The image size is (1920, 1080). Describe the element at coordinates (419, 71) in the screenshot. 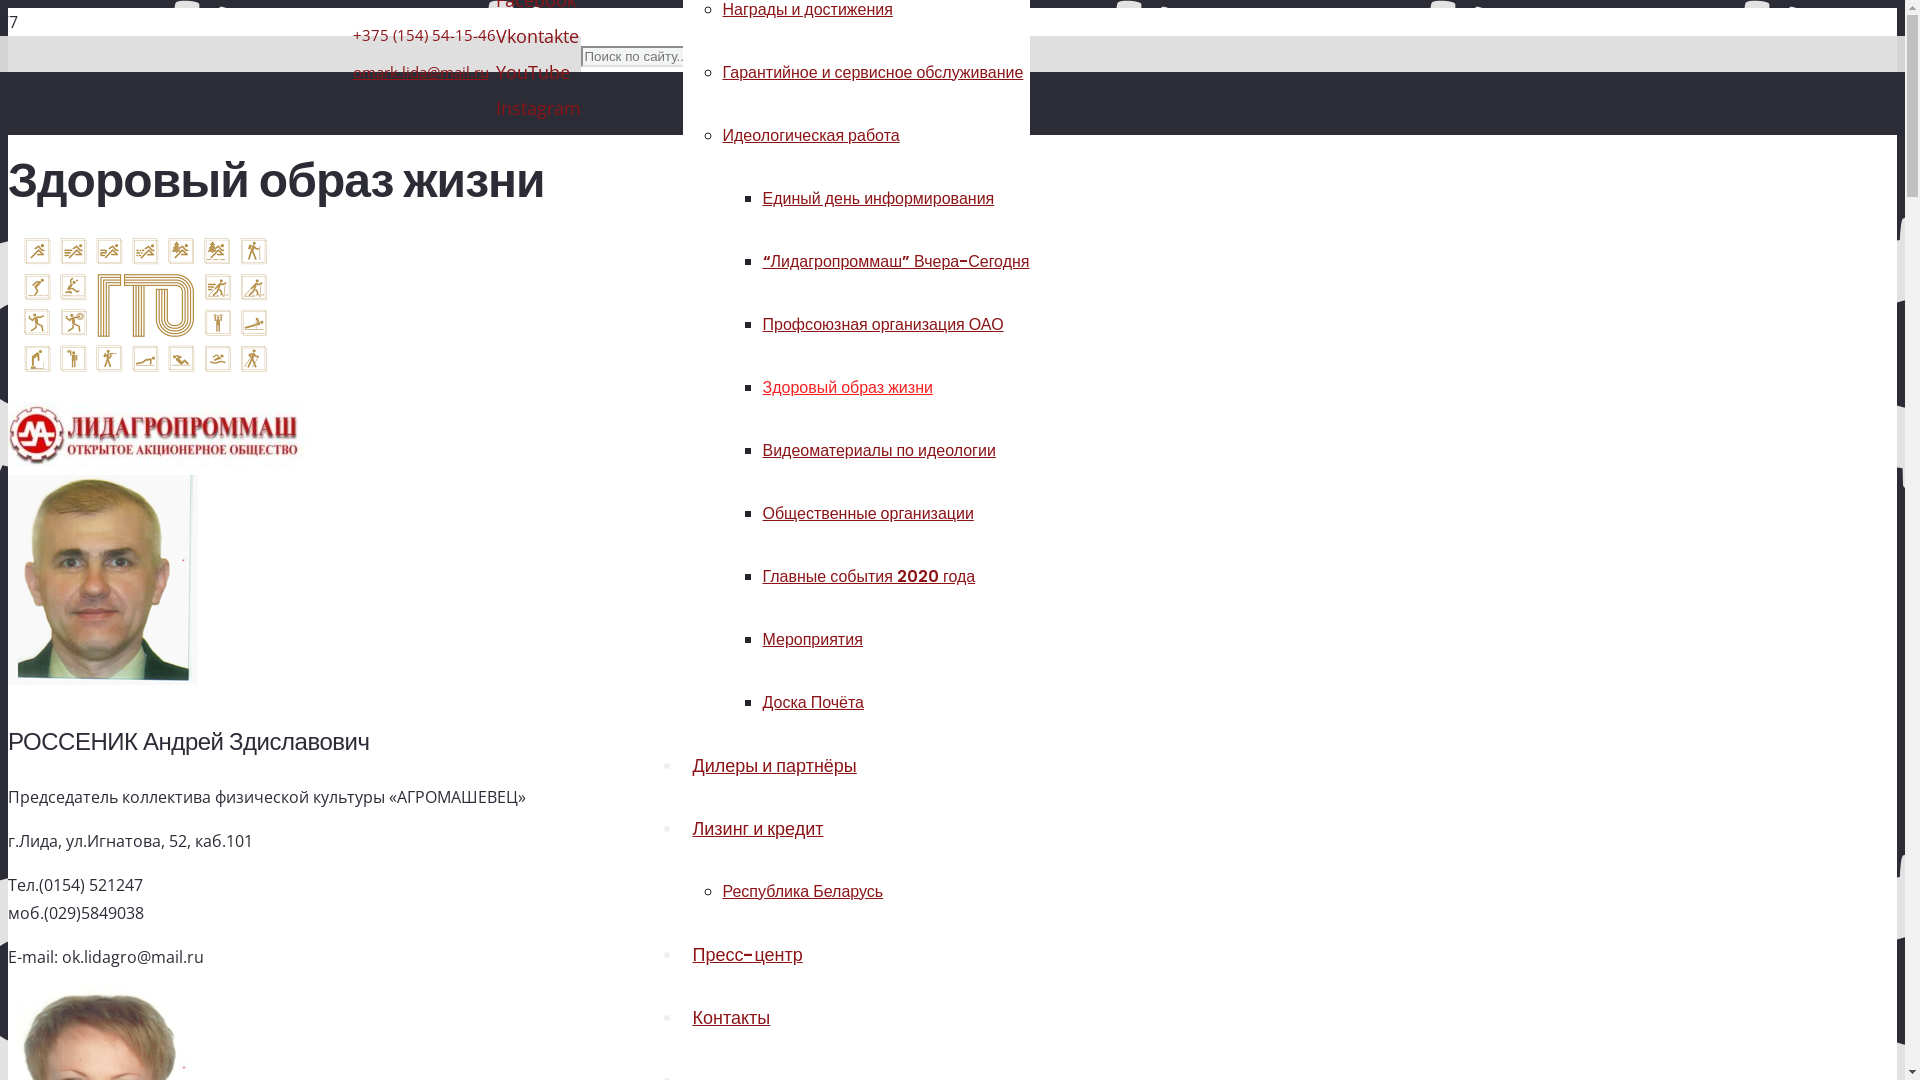

I see `'omark.lida@mail.ru'` at that location.